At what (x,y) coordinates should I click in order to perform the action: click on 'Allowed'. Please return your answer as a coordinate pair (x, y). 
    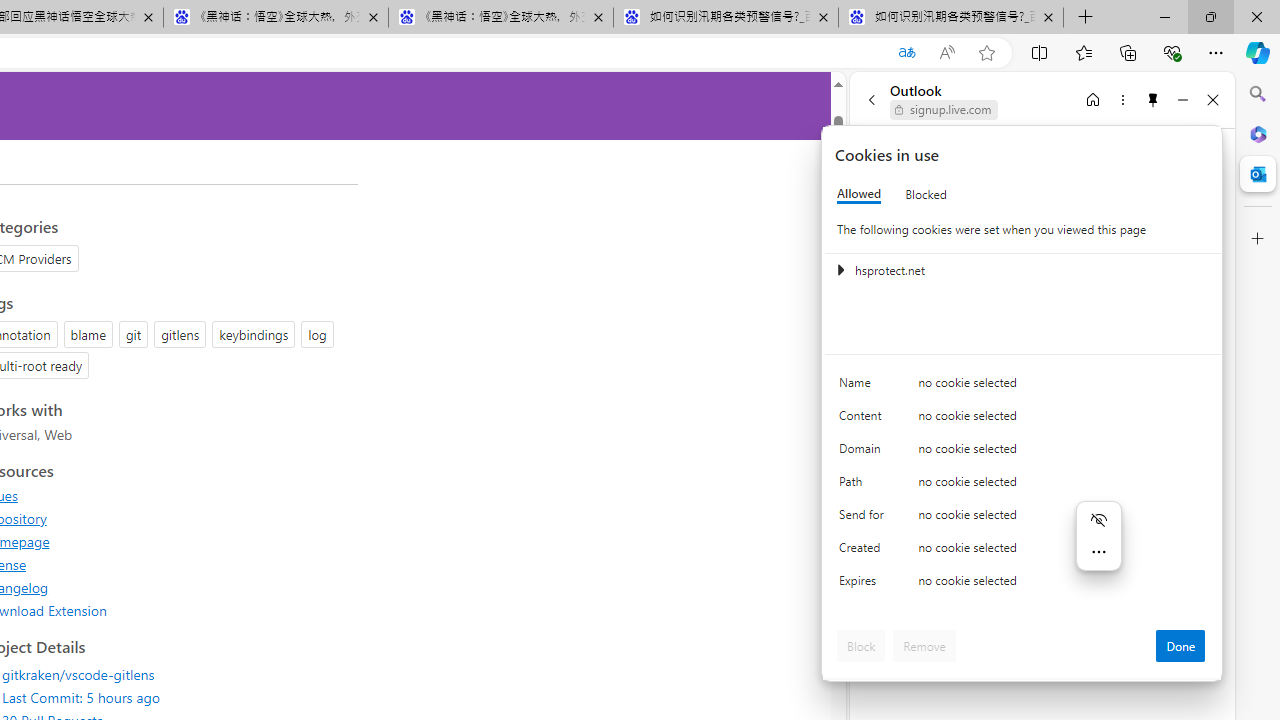
    Looking at the image, I should click on (859, 194).